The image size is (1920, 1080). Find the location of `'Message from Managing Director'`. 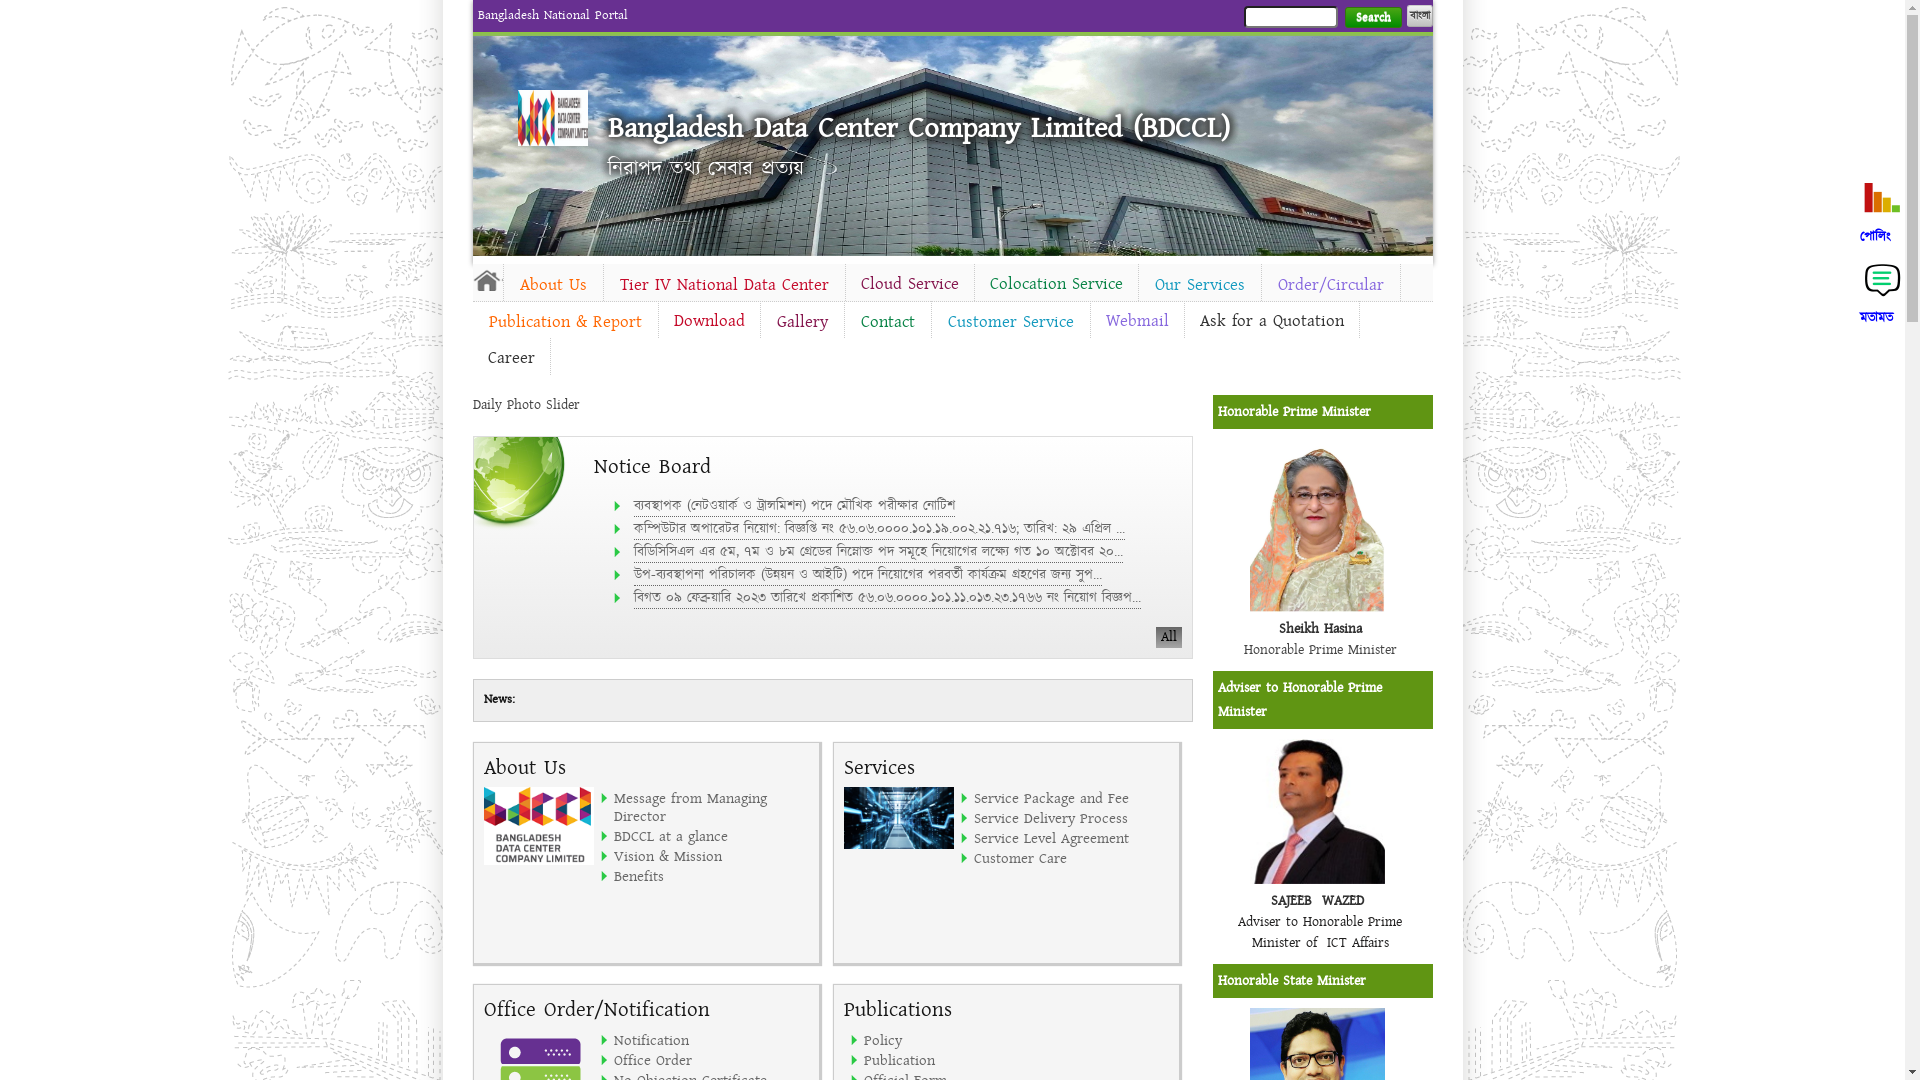

'Message from Managing Director' is located at coordinates (711, 805).